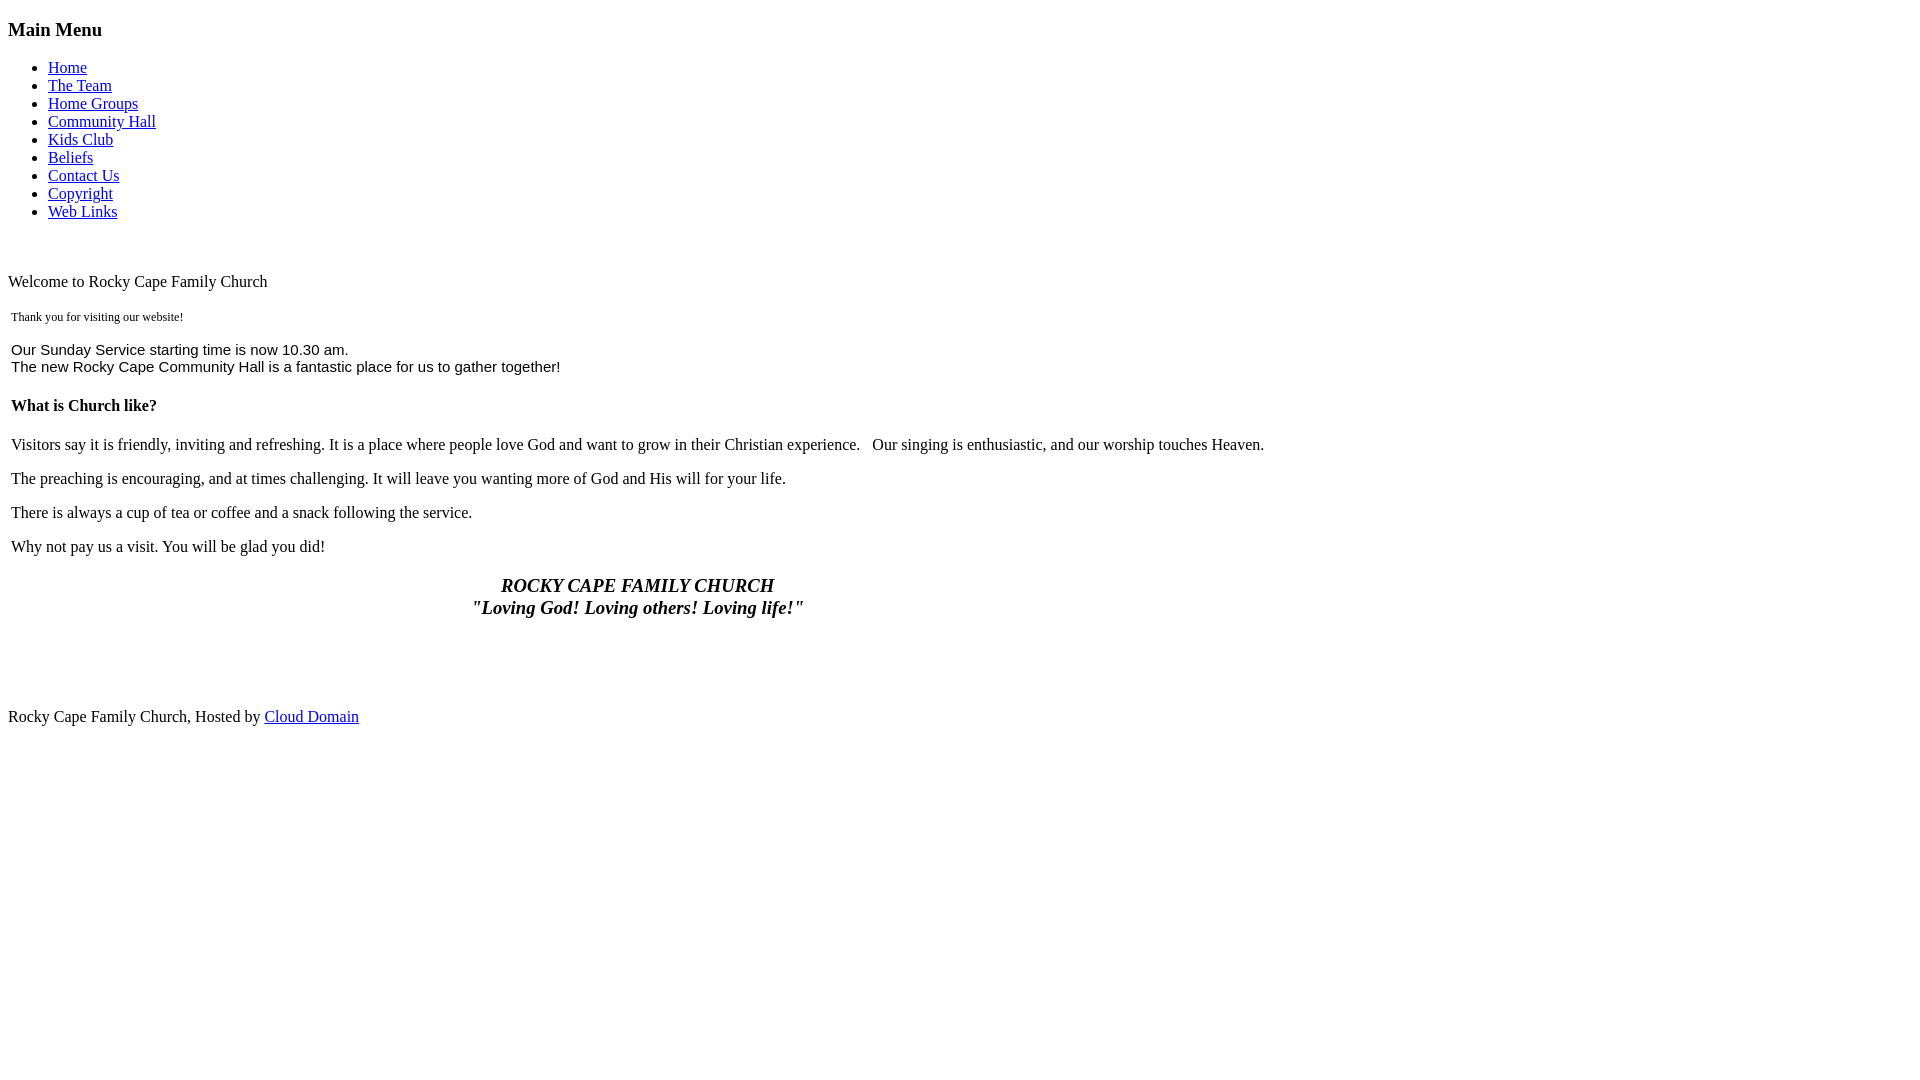  I want to click on 'Cloud Domain', so click(310, 715).